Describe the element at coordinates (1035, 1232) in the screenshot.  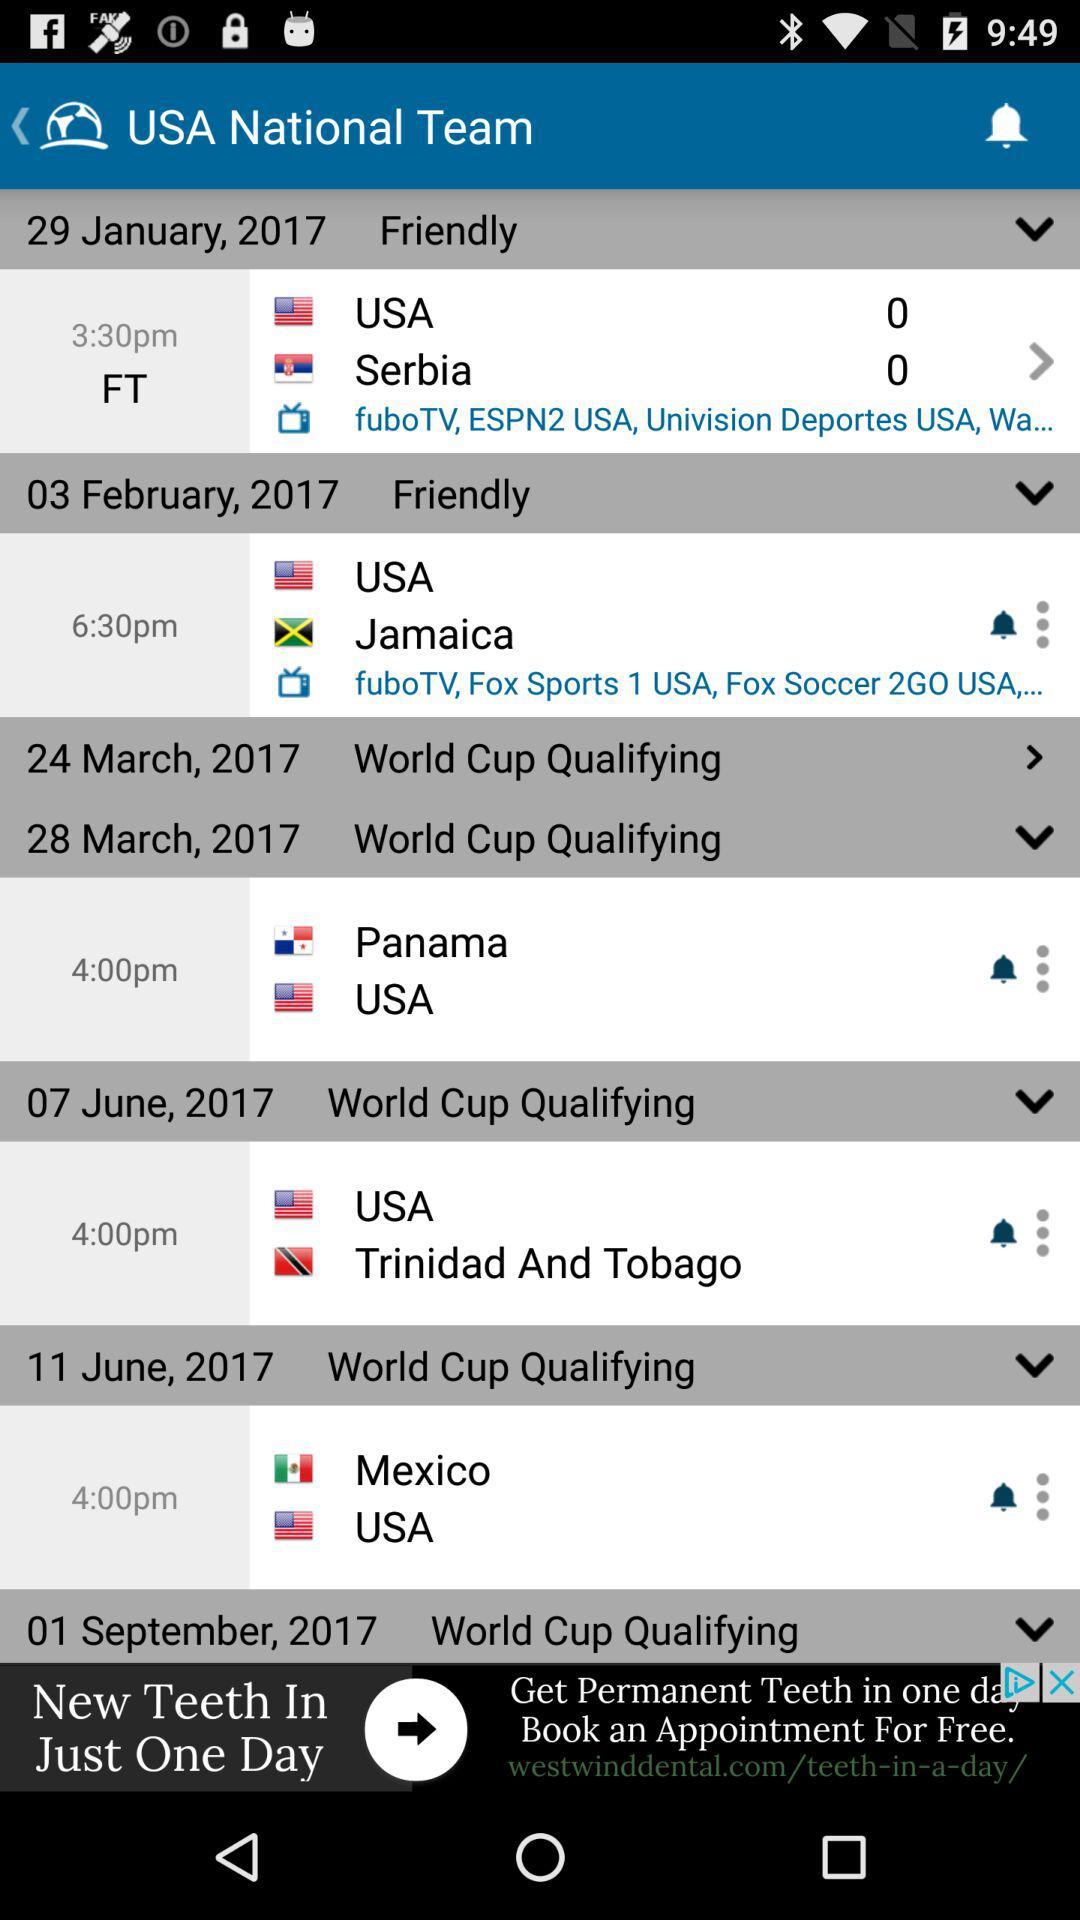
I see `to favorite` at that location.